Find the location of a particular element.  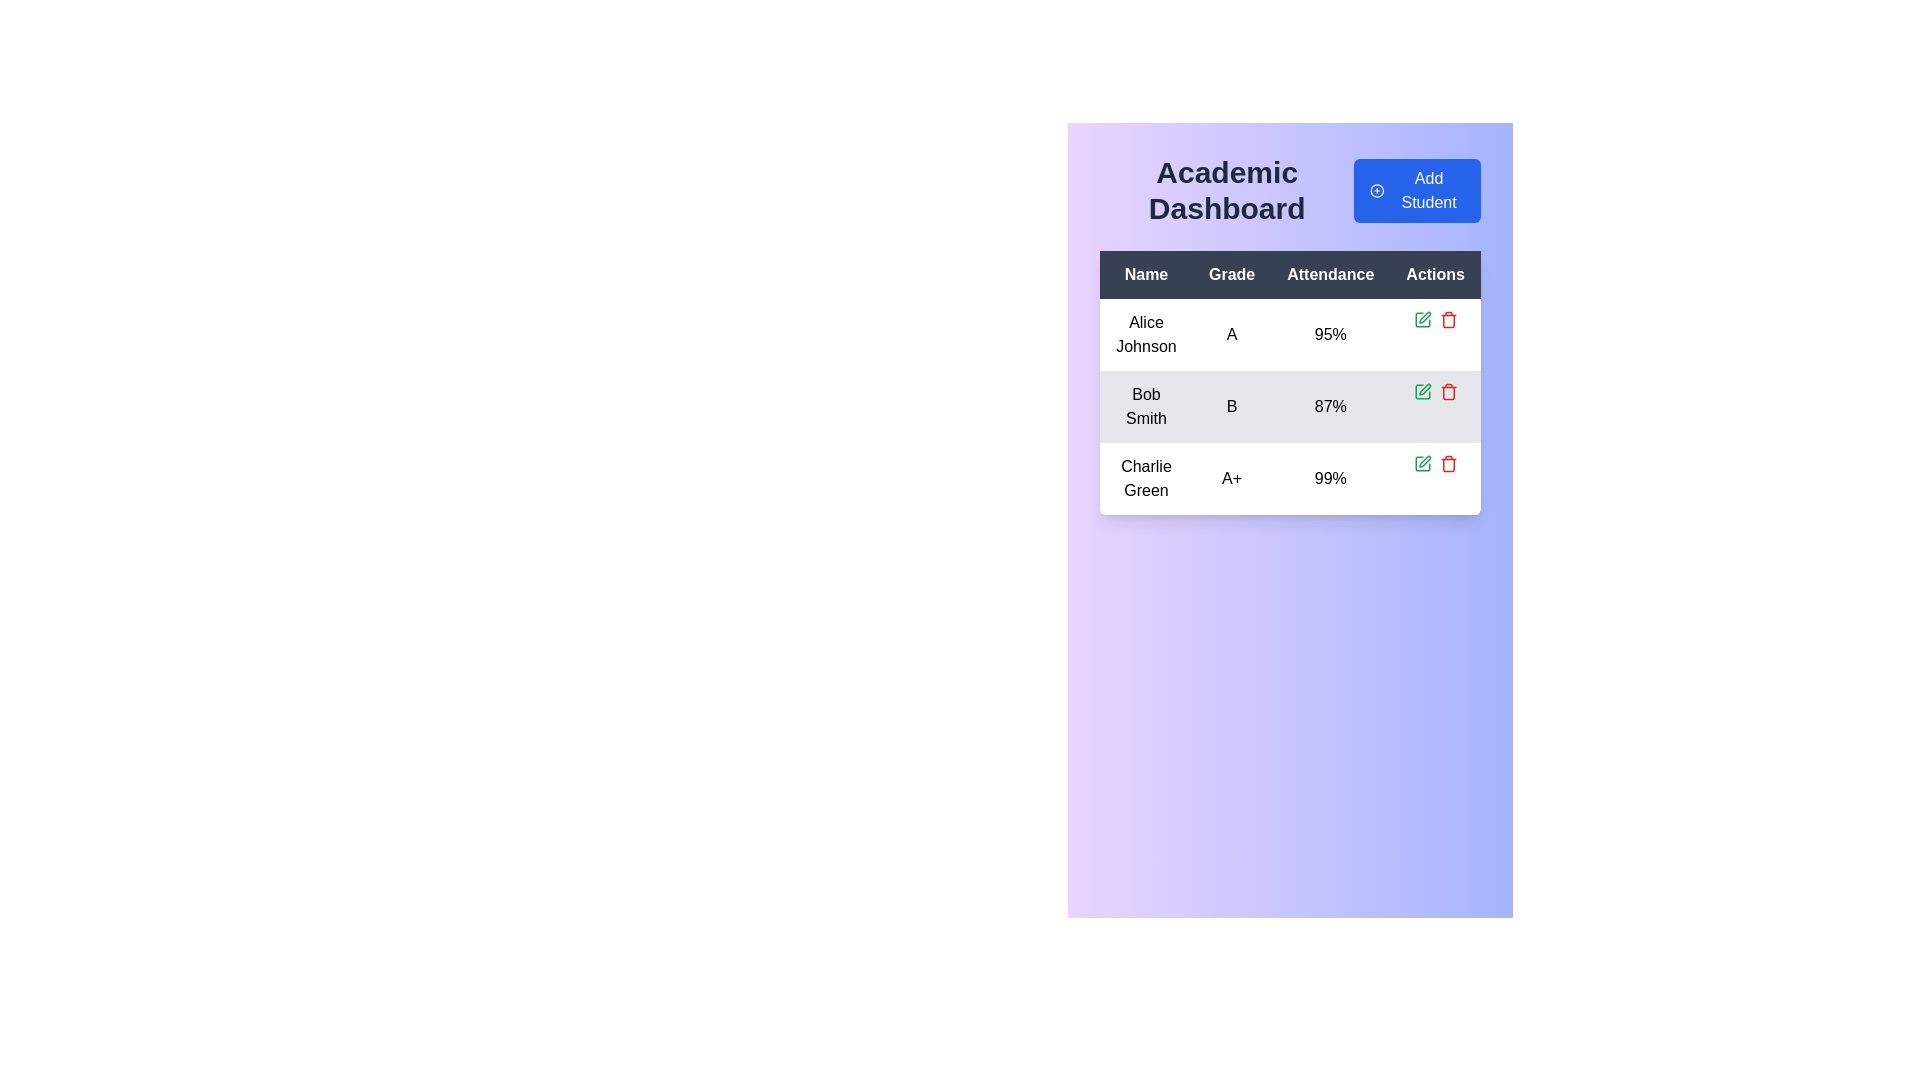

the label displaying the grade 'A+' for the student 'Charlie Green', located in the 'Grade' column, between the 'Name' and 'Attendance' columns is located at coordinates (1231, 478).